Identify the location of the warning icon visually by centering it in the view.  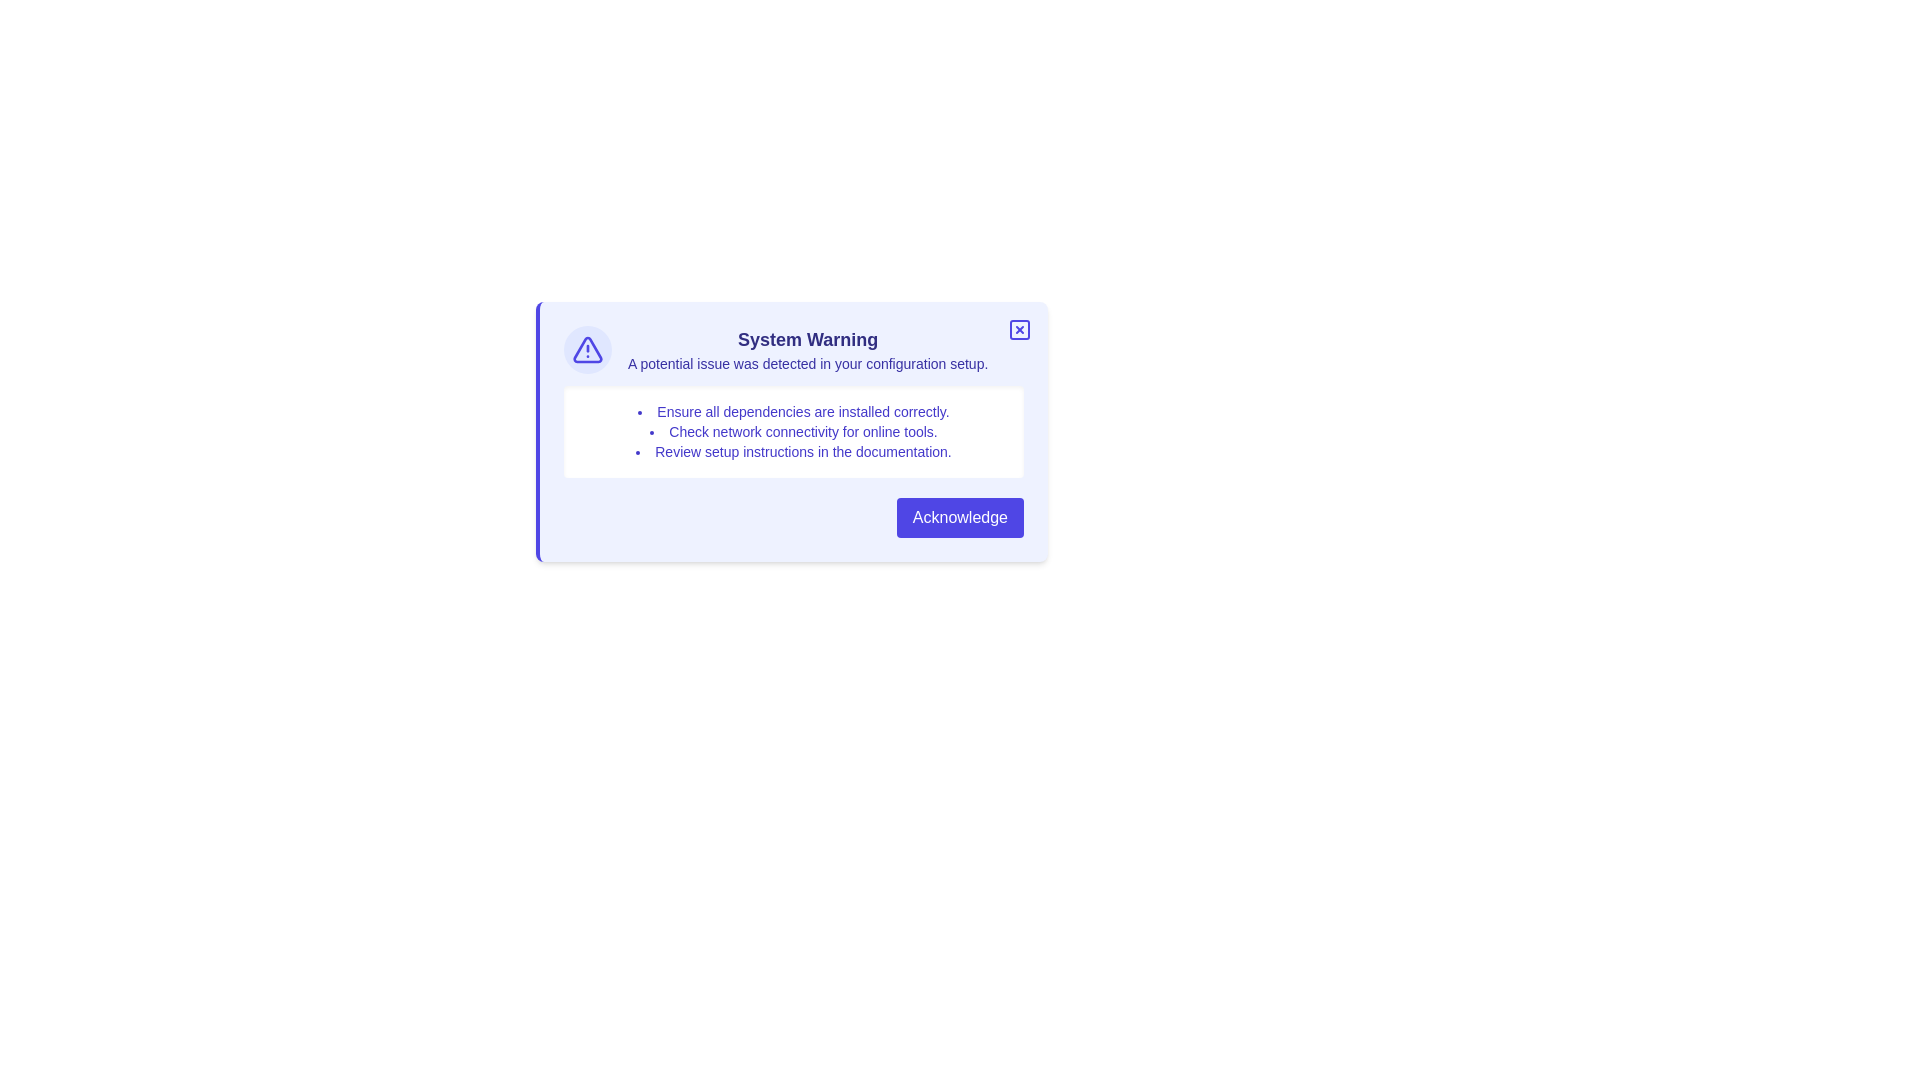
(587, 349).